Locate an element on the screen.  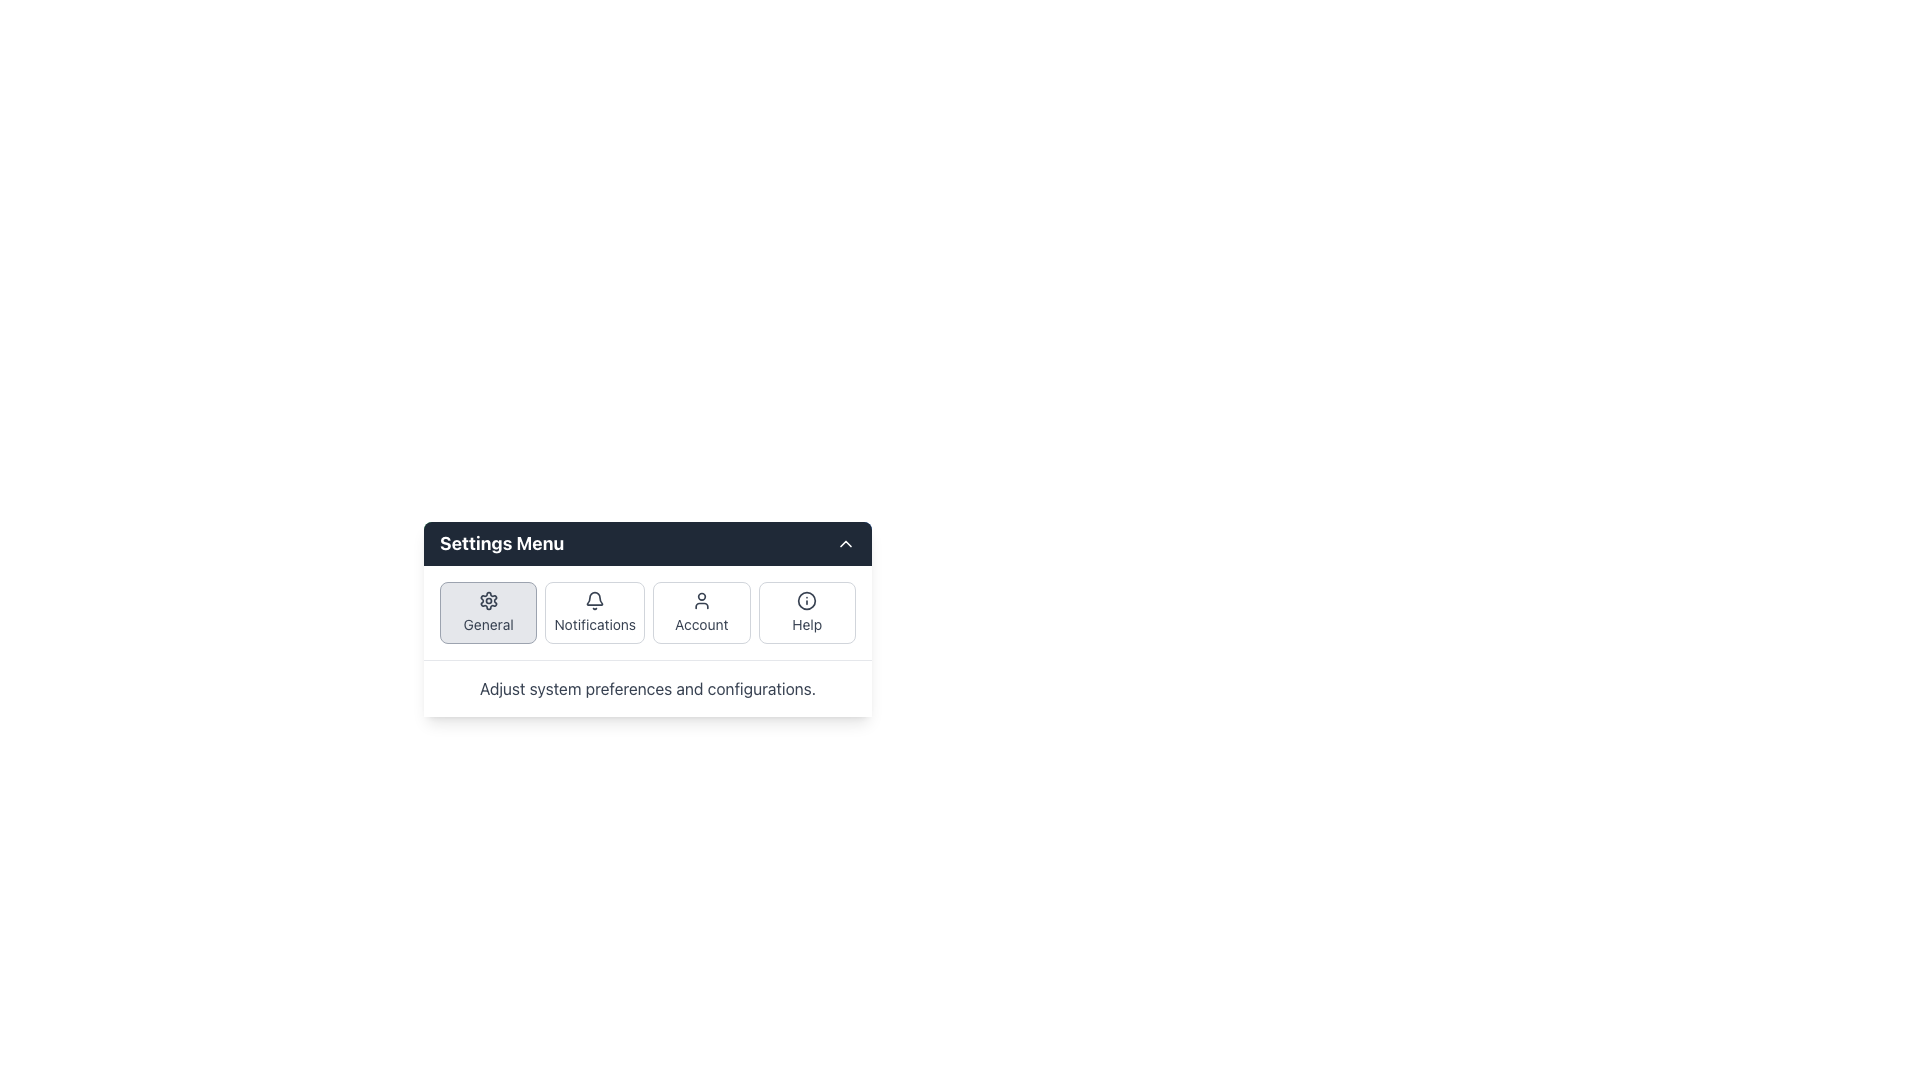
text label displaying the word 'Help' located below the information icon in the settings menu interface is located at coordinates (807, 623).